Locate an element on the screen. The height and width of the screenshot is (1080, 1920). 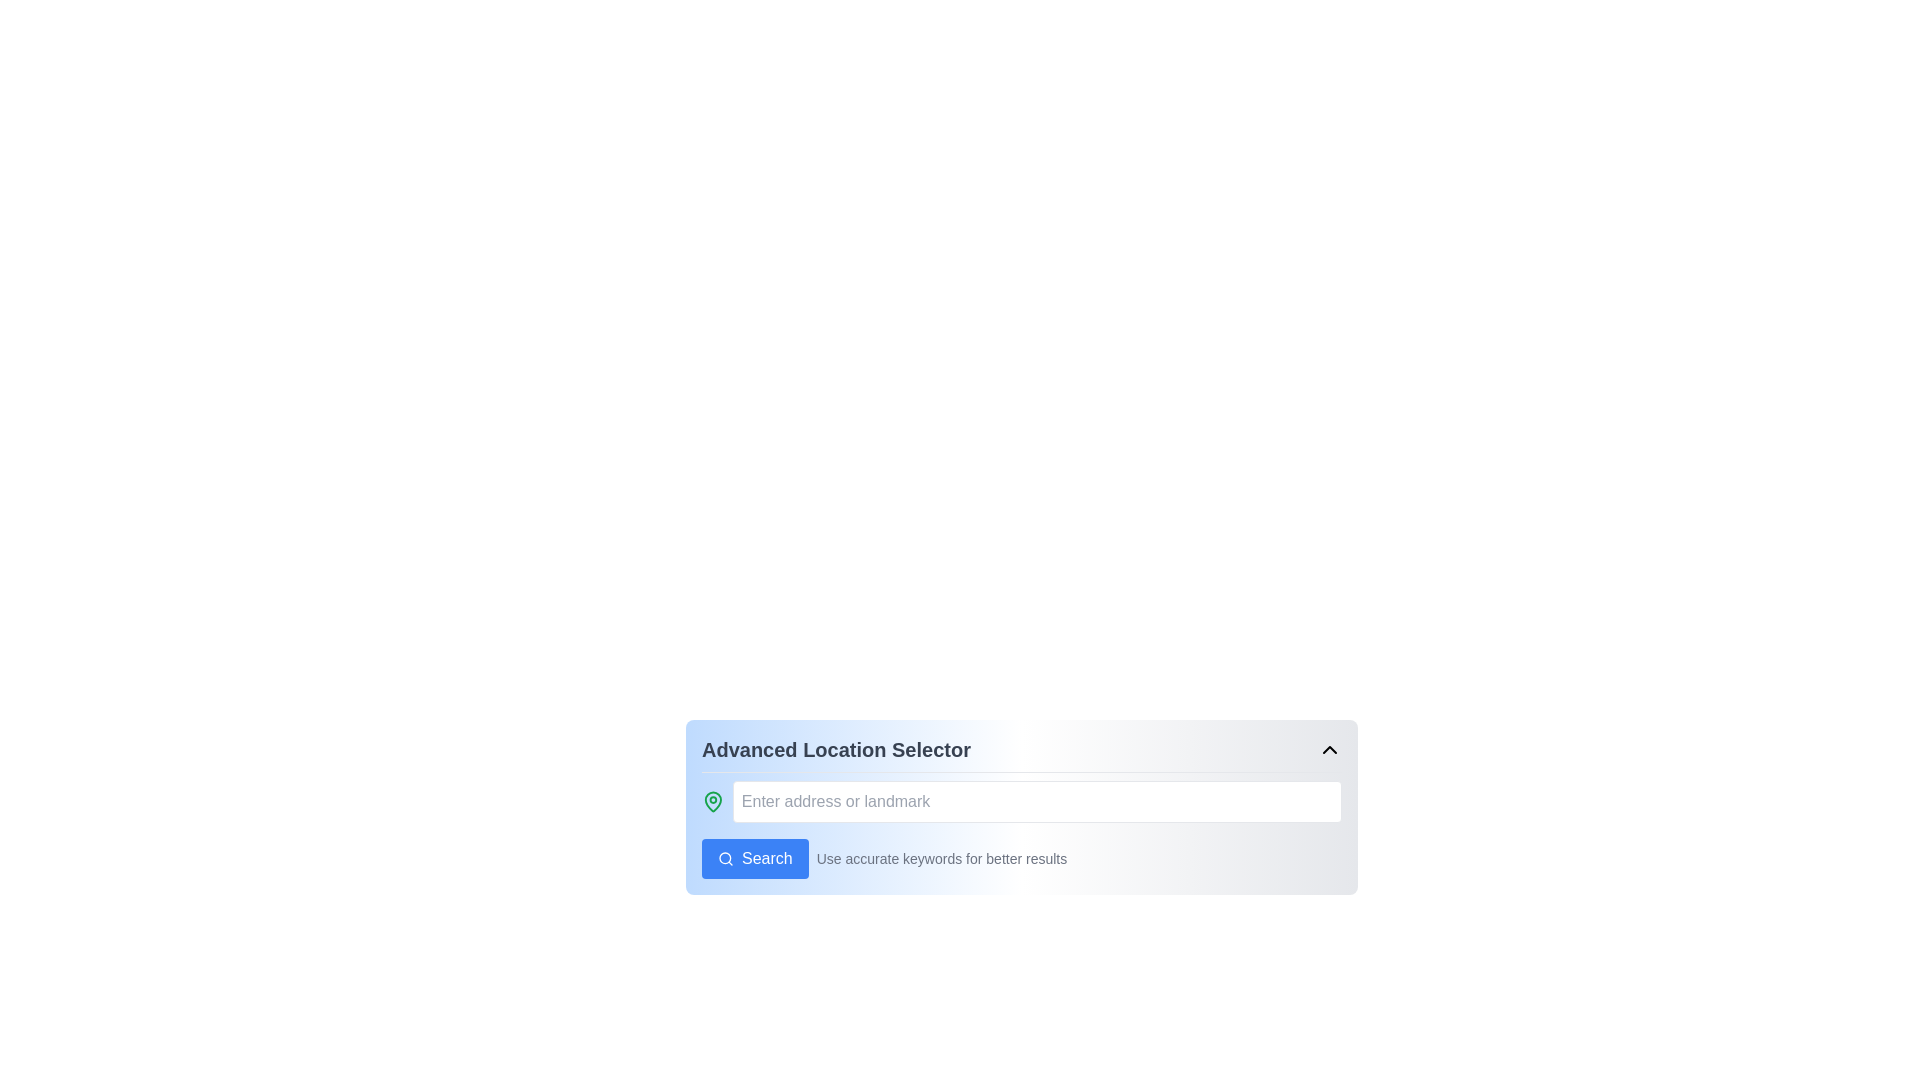
the static text label indicating the action of searching, located inside a blue call-to-action button at the bottom-left corner of an input box is located at coordinates (766, 858).